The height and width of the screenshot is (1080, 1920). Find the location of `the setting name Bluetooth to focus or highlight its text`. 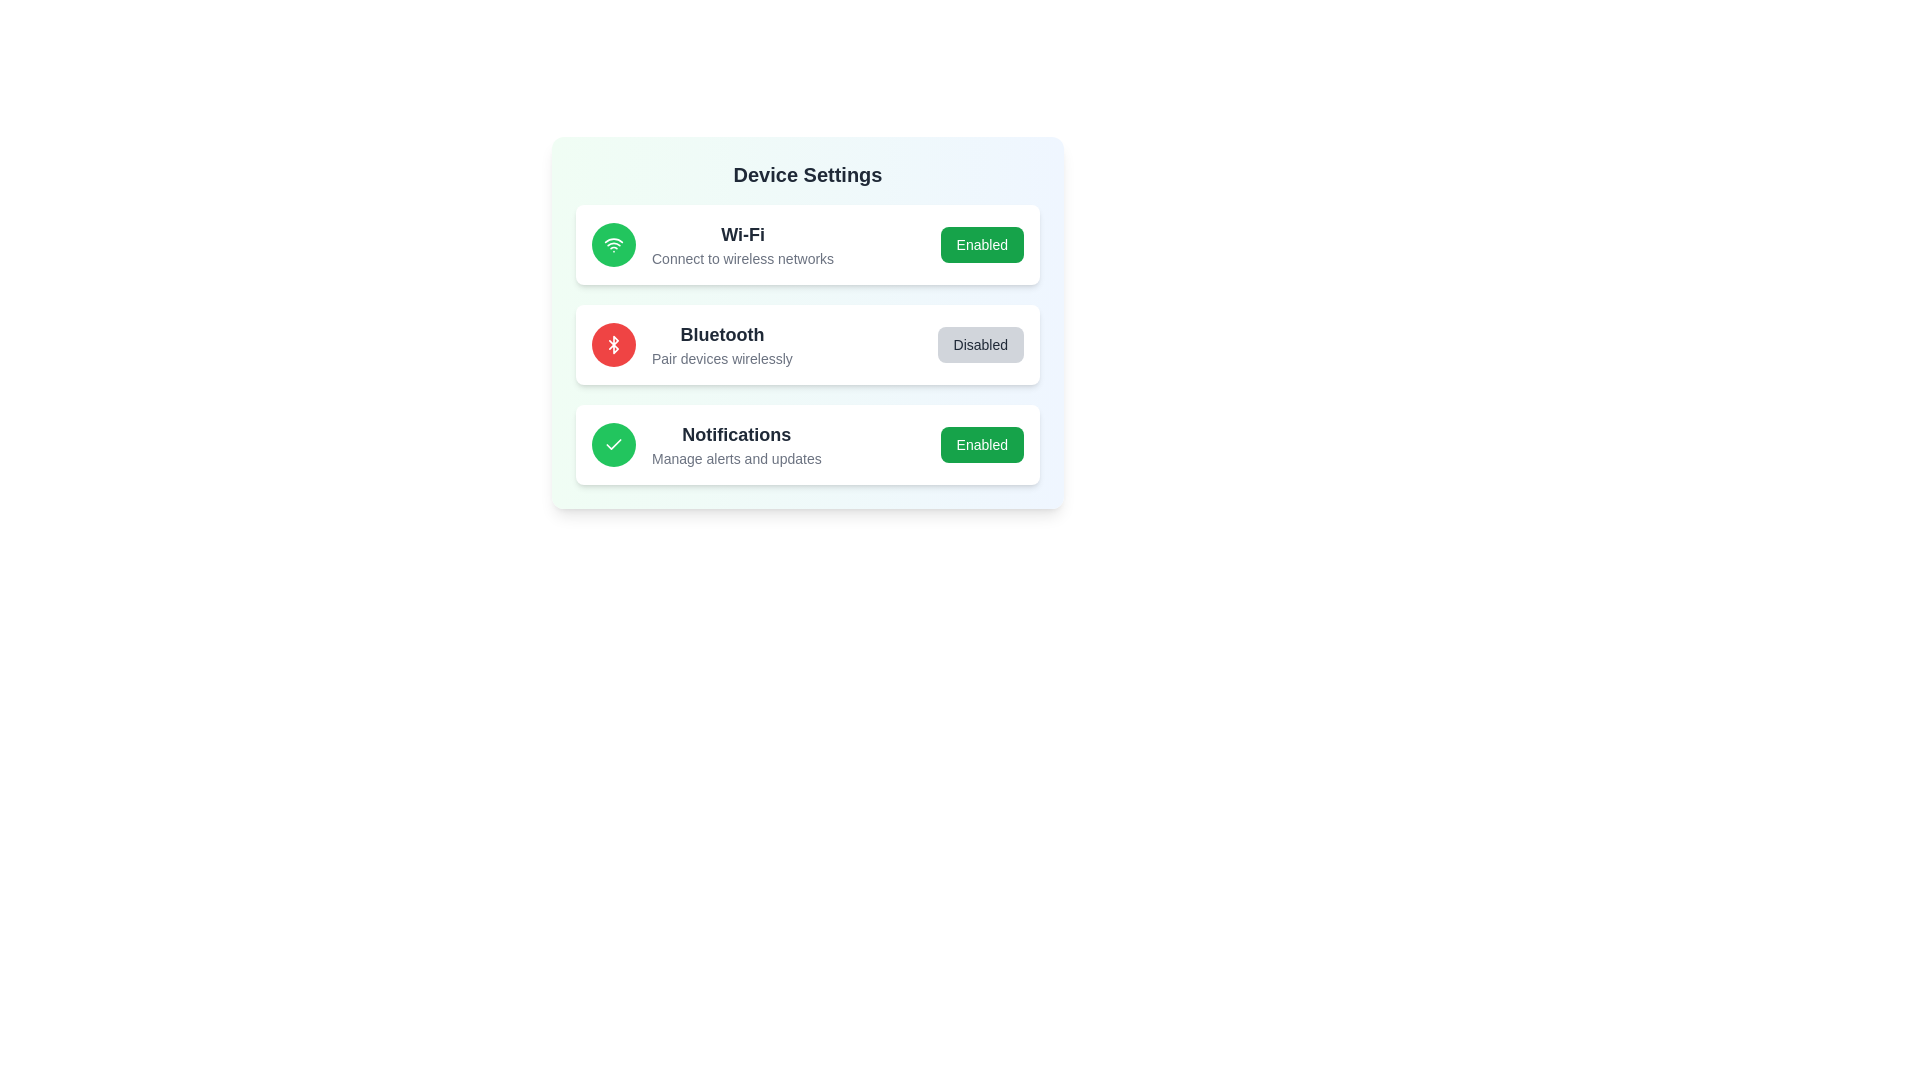

the setting name Bluetooth to focus or highlight its text is located at coordinates (721, 334).